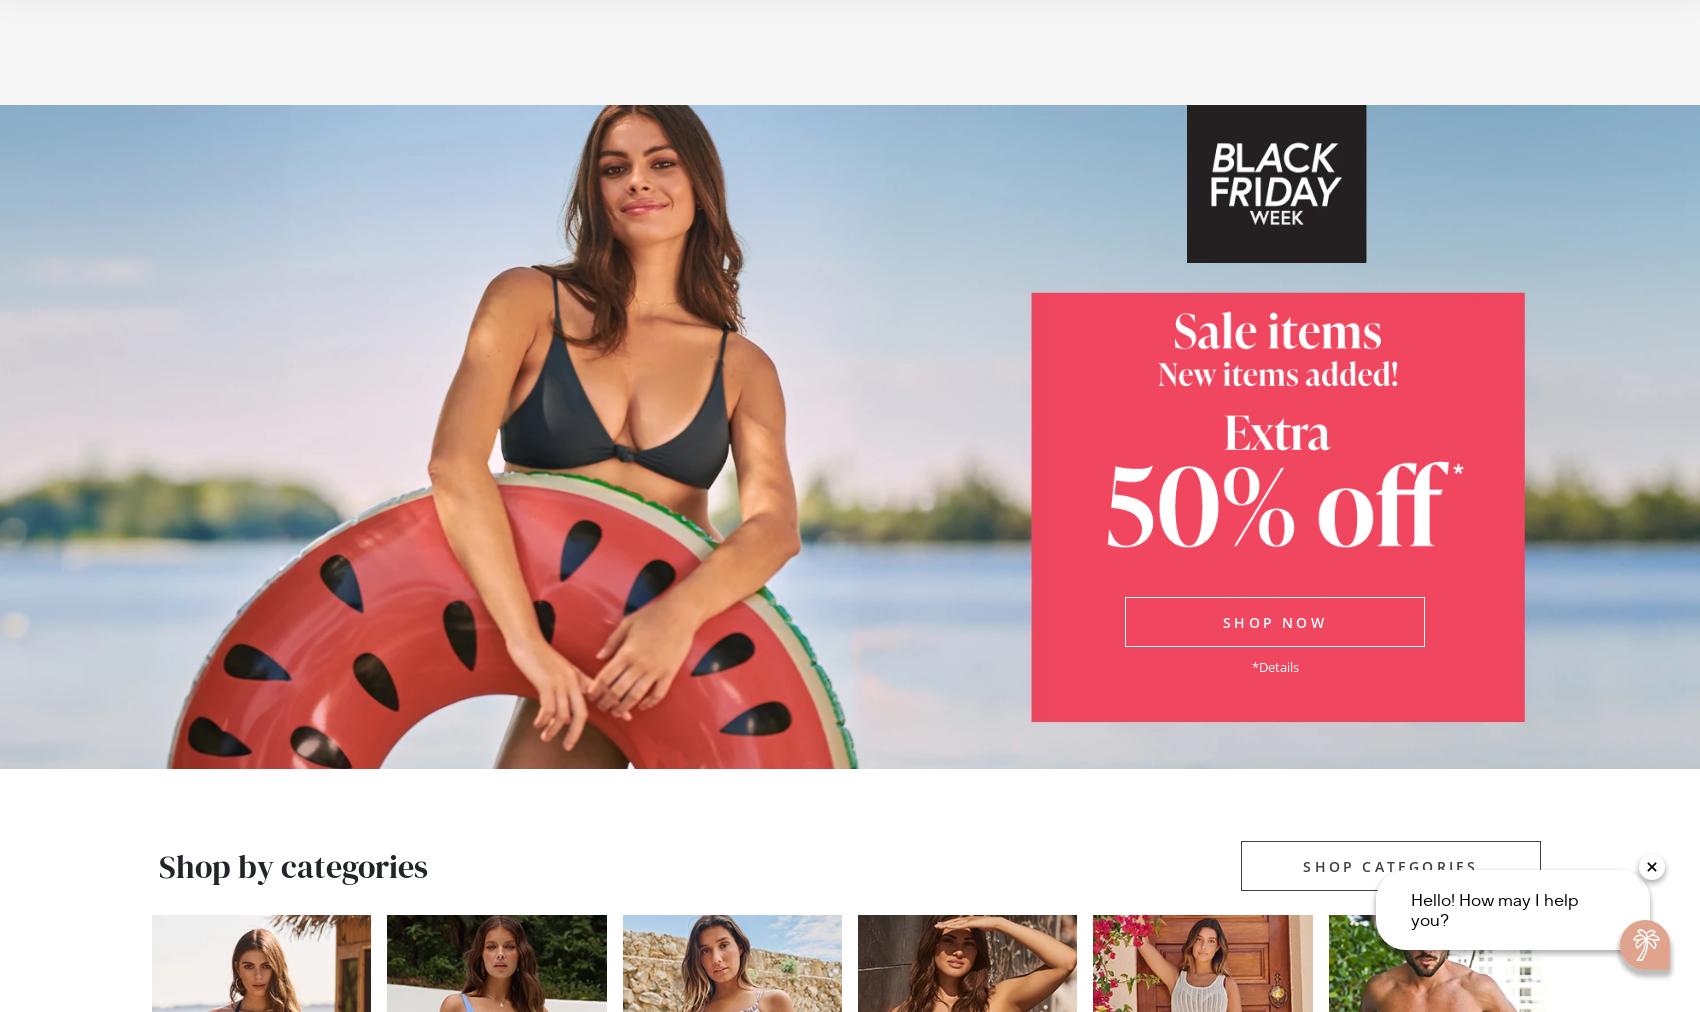 Image resolution: width=1700 pixels, height=1012 pixels. Describe the element at coordinates (440, 73) in the screenshot. I see `'Men'` at that location.